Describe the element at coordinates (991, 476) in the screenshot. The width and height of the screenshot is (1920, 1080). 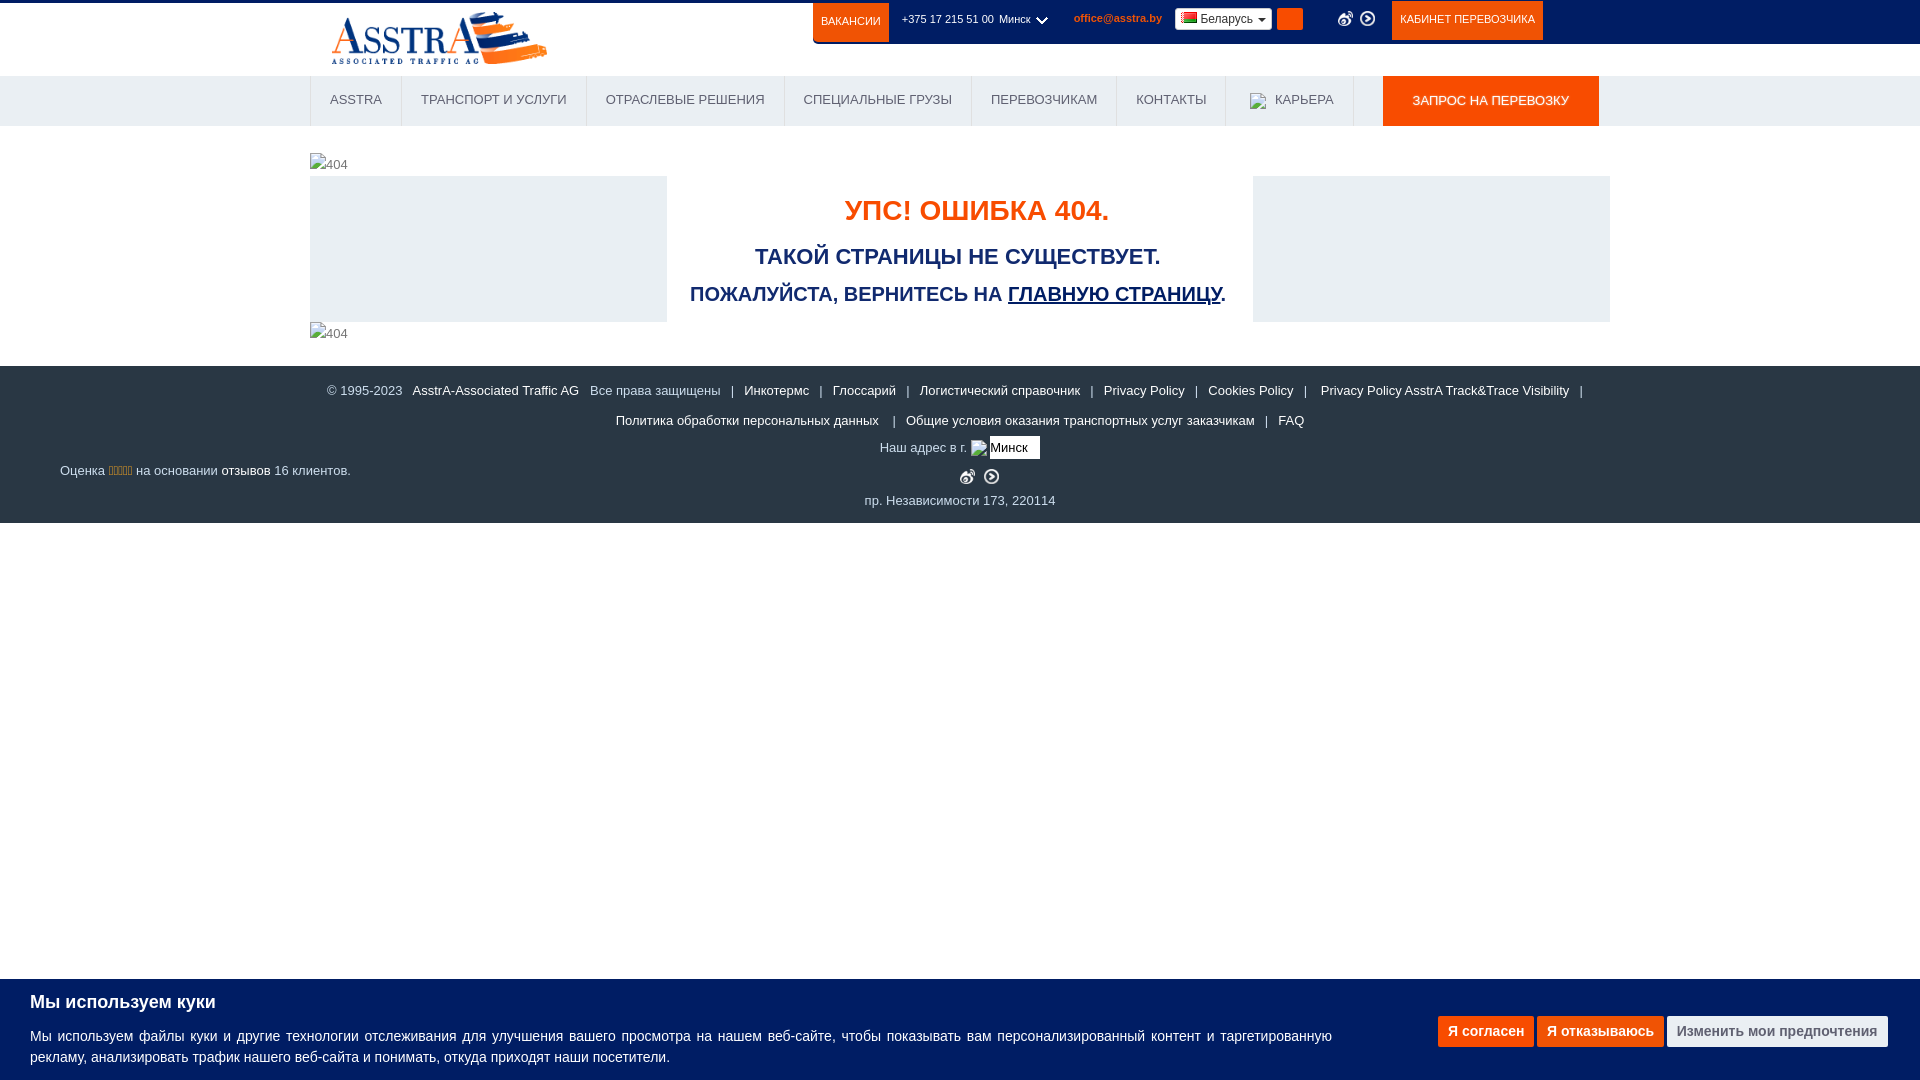
I see `'Youku'` at that location.